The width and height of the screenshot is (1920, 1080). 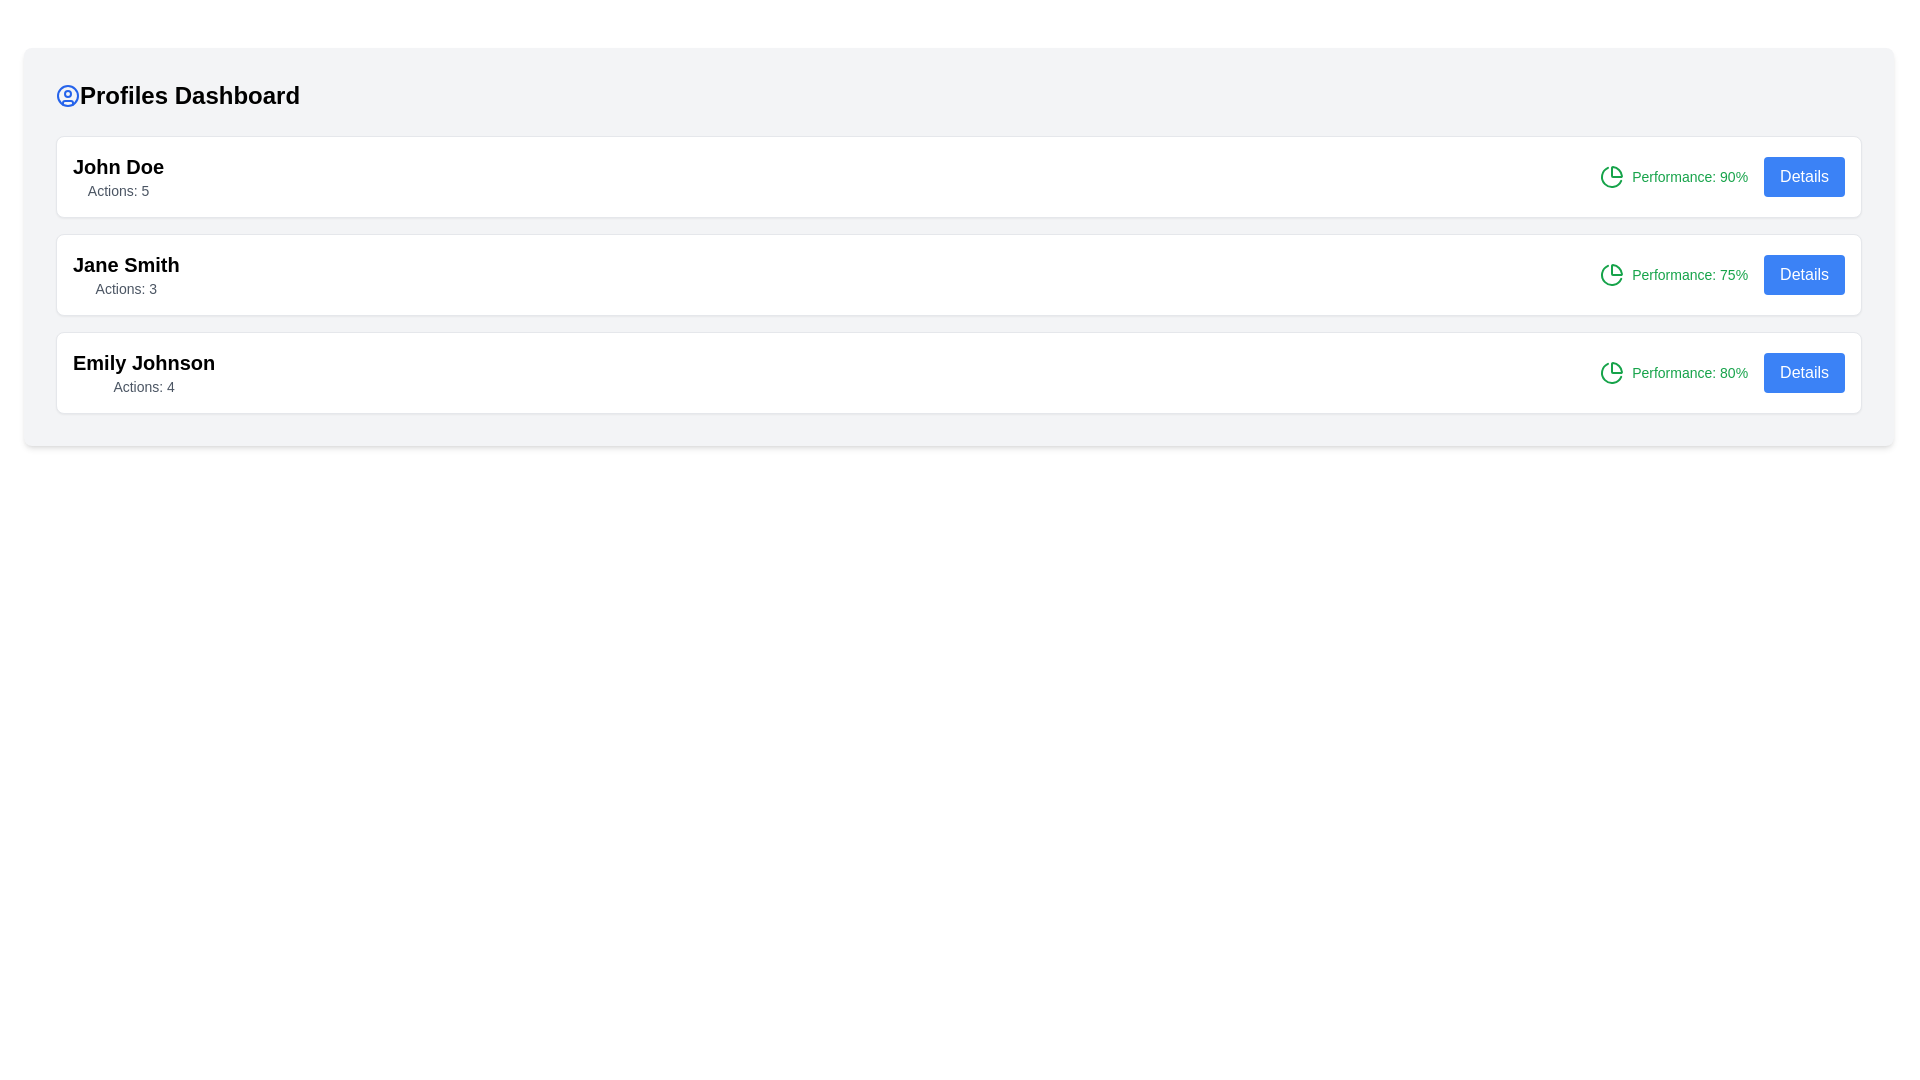 I want to click on the profile icon located to the left of the 'Profiles Dashboard' text in the dashboard section, so click(x=67, y=96).